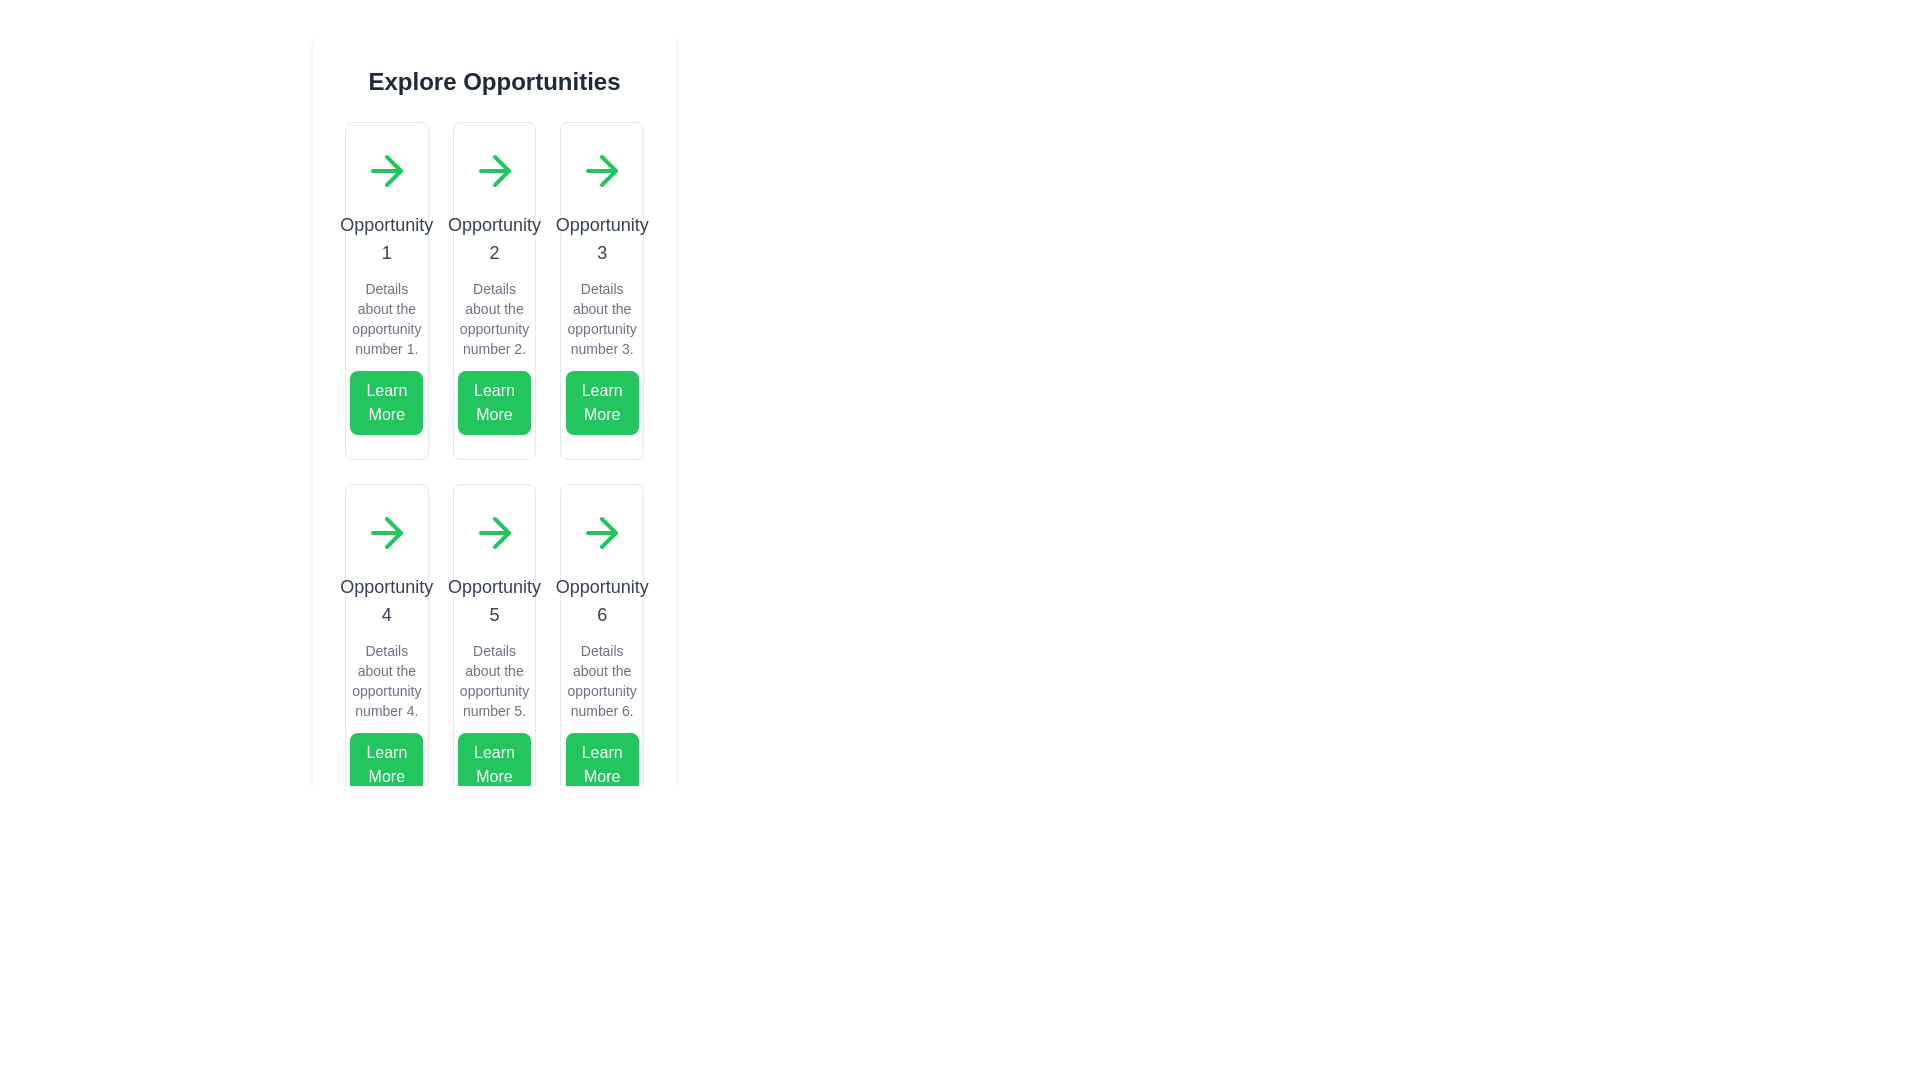 This screenshot has width=1920, height=1080. Describe the element at coordinates (386, 600) in the screenshot. I see `the text label that serves as the title for the opportunity section, located in the second row, first column of the grid layout` at that location.